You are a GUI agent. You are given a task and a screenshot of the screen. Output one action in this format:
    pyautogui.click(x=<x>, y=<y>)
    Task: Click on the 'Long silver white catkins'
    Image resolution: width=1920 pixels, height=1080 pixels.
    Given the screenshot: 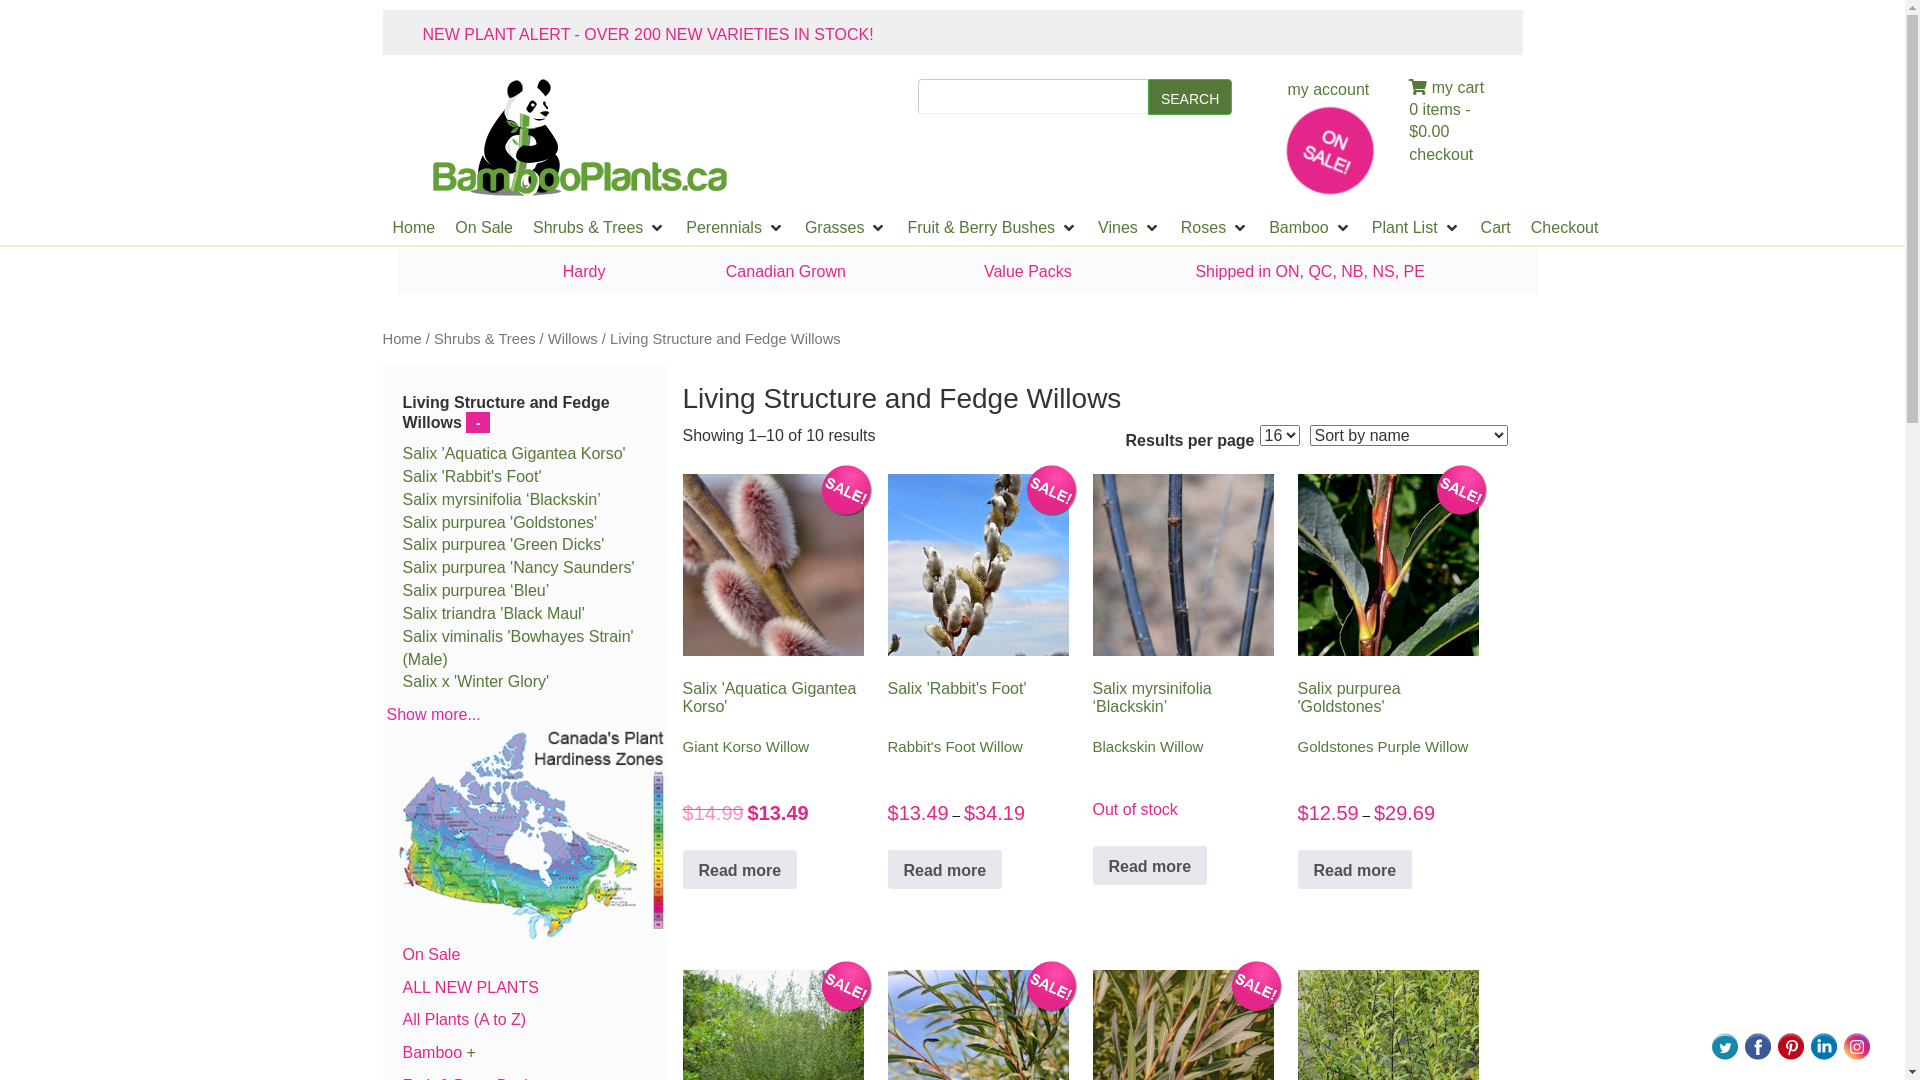 What is the action you would take?
    pyautogui.click(x=979, y=564)
    